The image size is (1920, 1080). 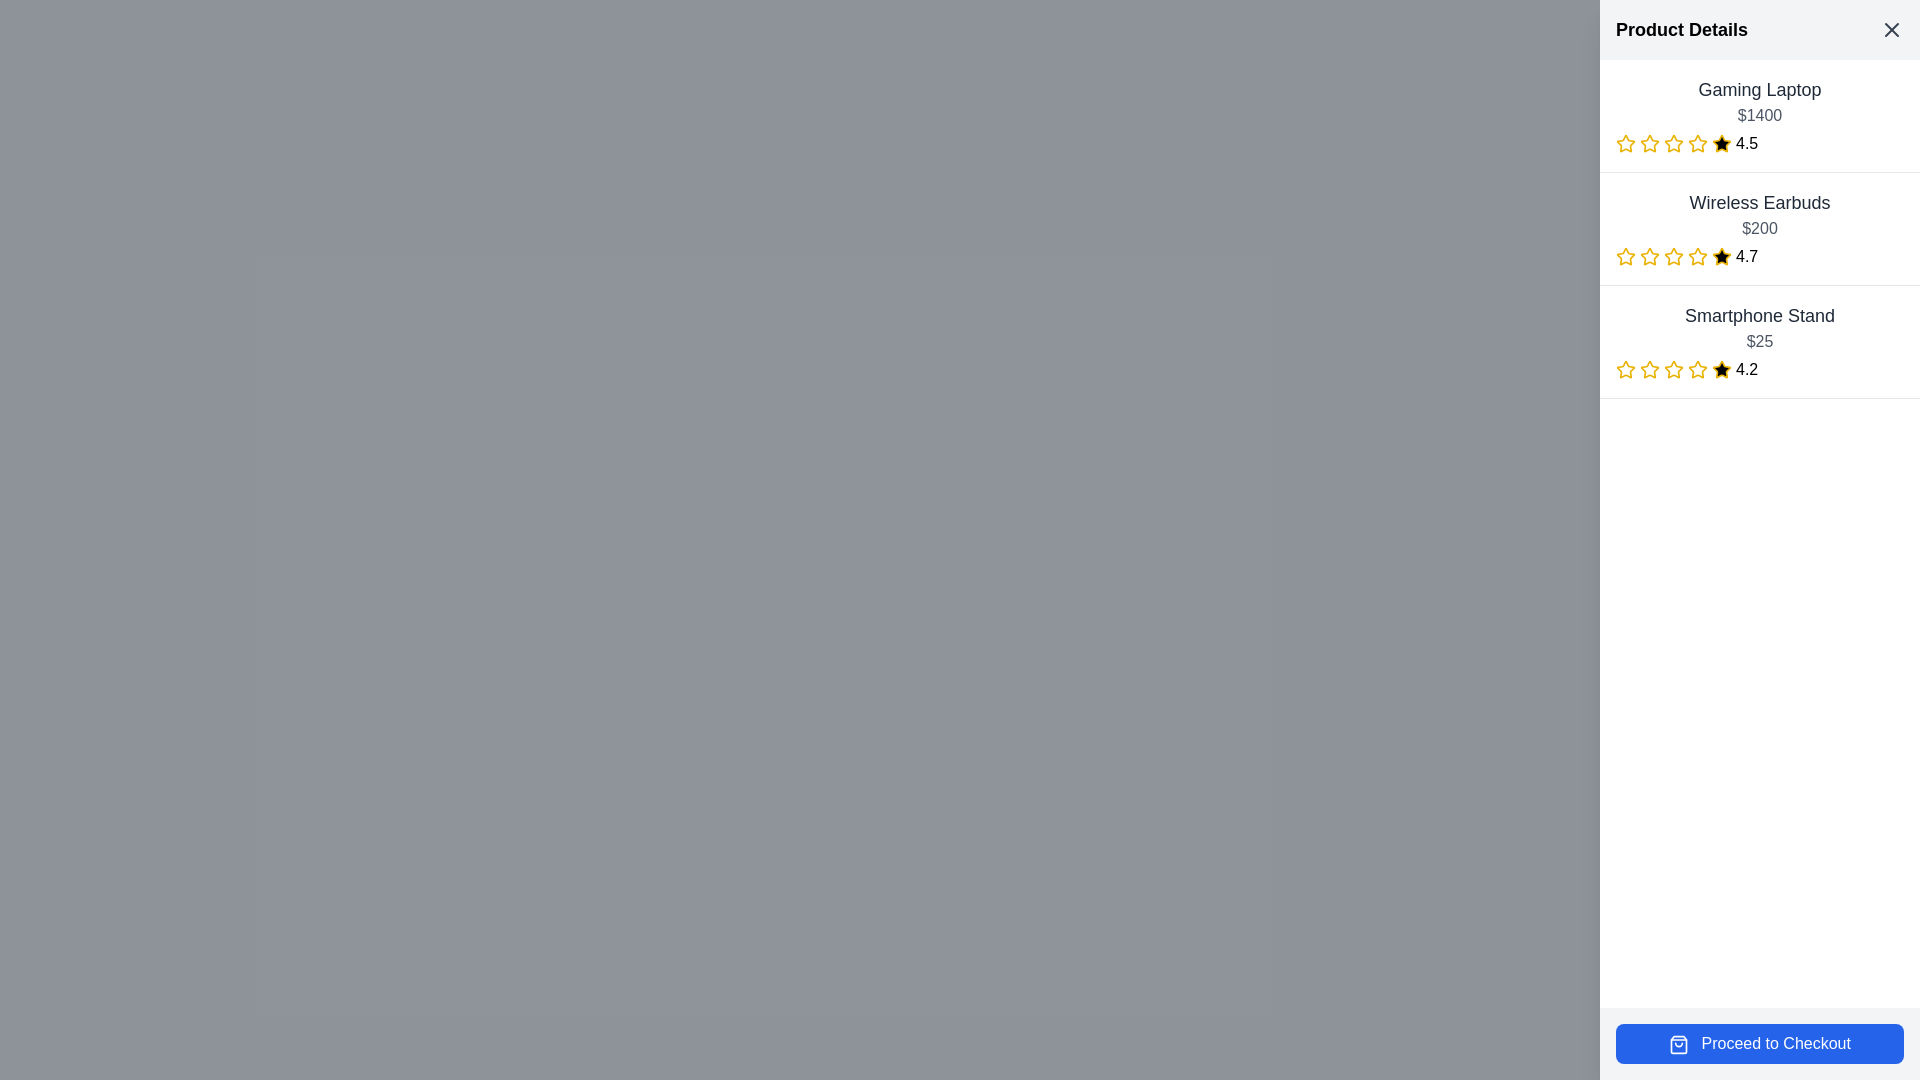 I want to click on the decorative shopping cart icon located in the bottom-right corner of the user interface, which is part of the 'Proceed to Checkout' button, so click(x=1679, y=1043).